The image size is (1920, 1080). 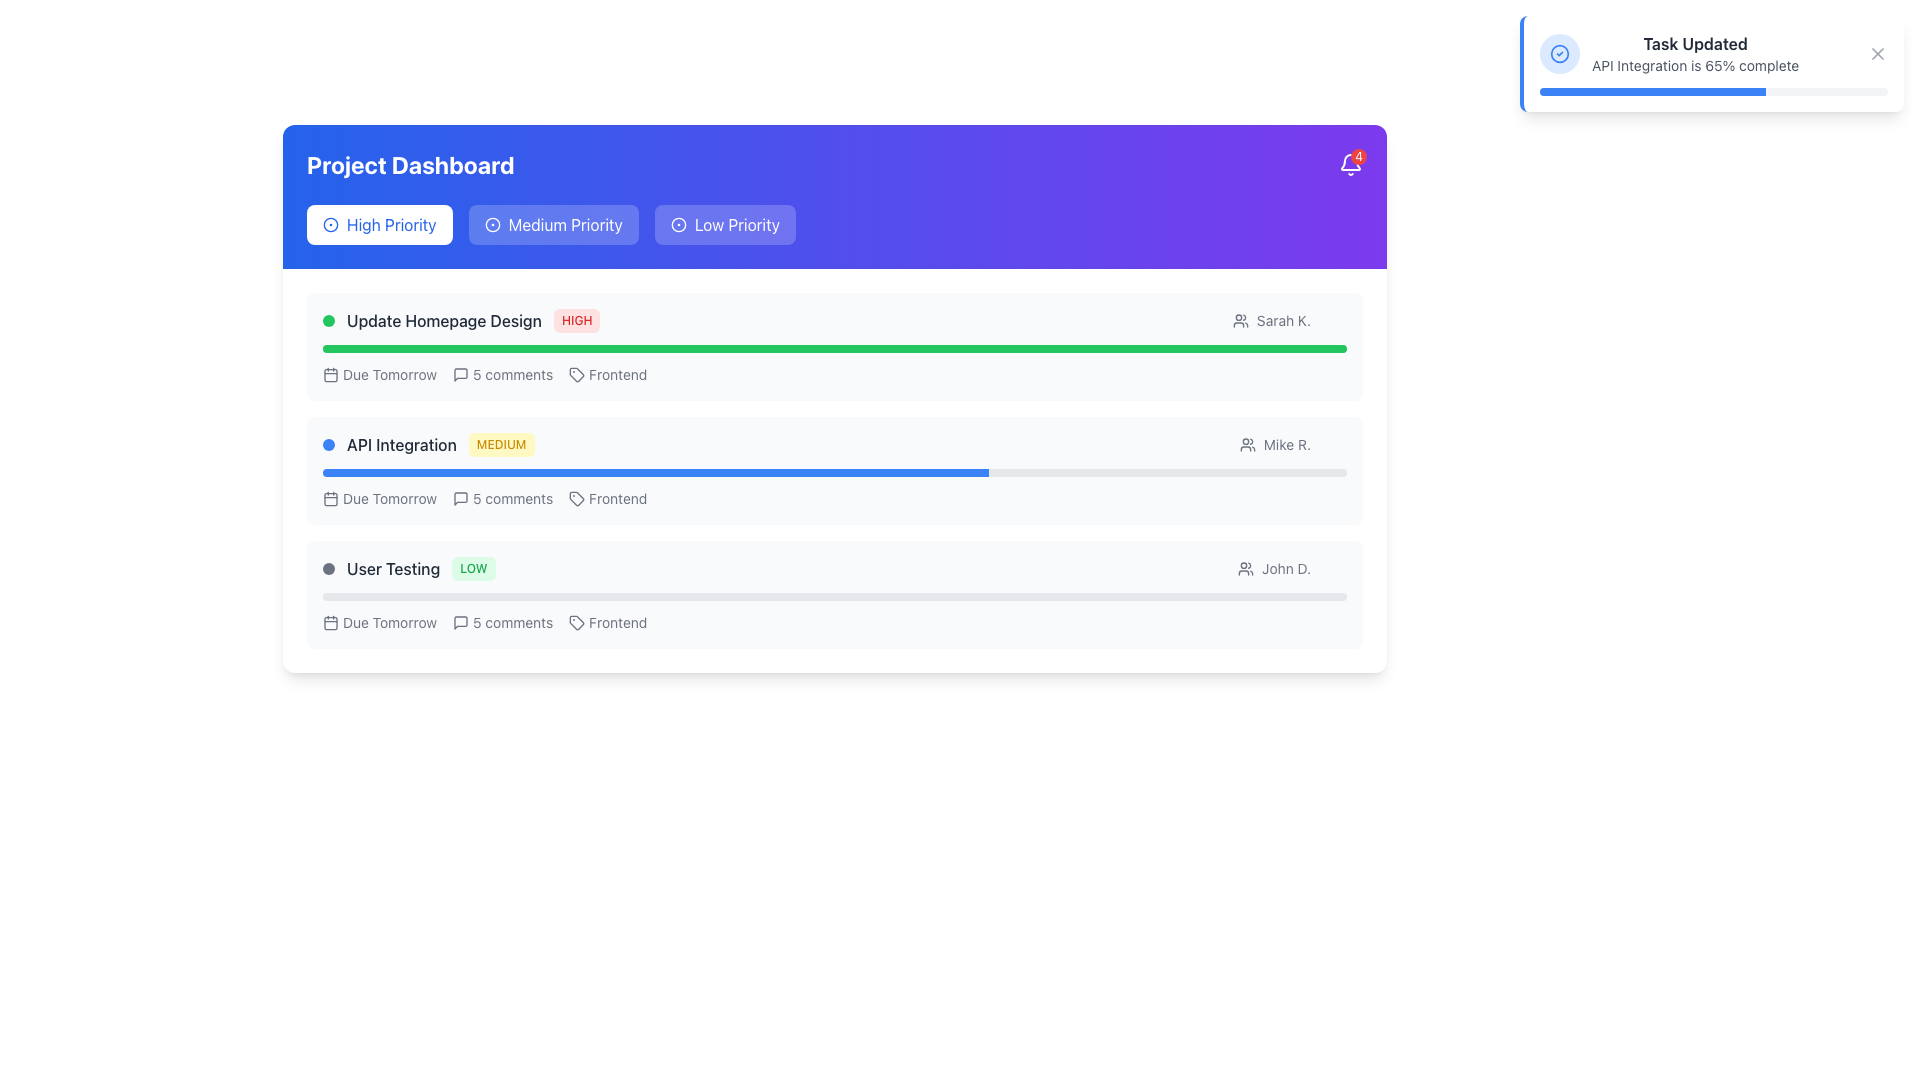 What do you see at coordinates (678, 224) in the screenshot?
I see `the circle shape within the SVG graphic located in the top-right corner of the dashboard heading section, which serves a decorative or informative purpose` at bounding box center [678, 224].